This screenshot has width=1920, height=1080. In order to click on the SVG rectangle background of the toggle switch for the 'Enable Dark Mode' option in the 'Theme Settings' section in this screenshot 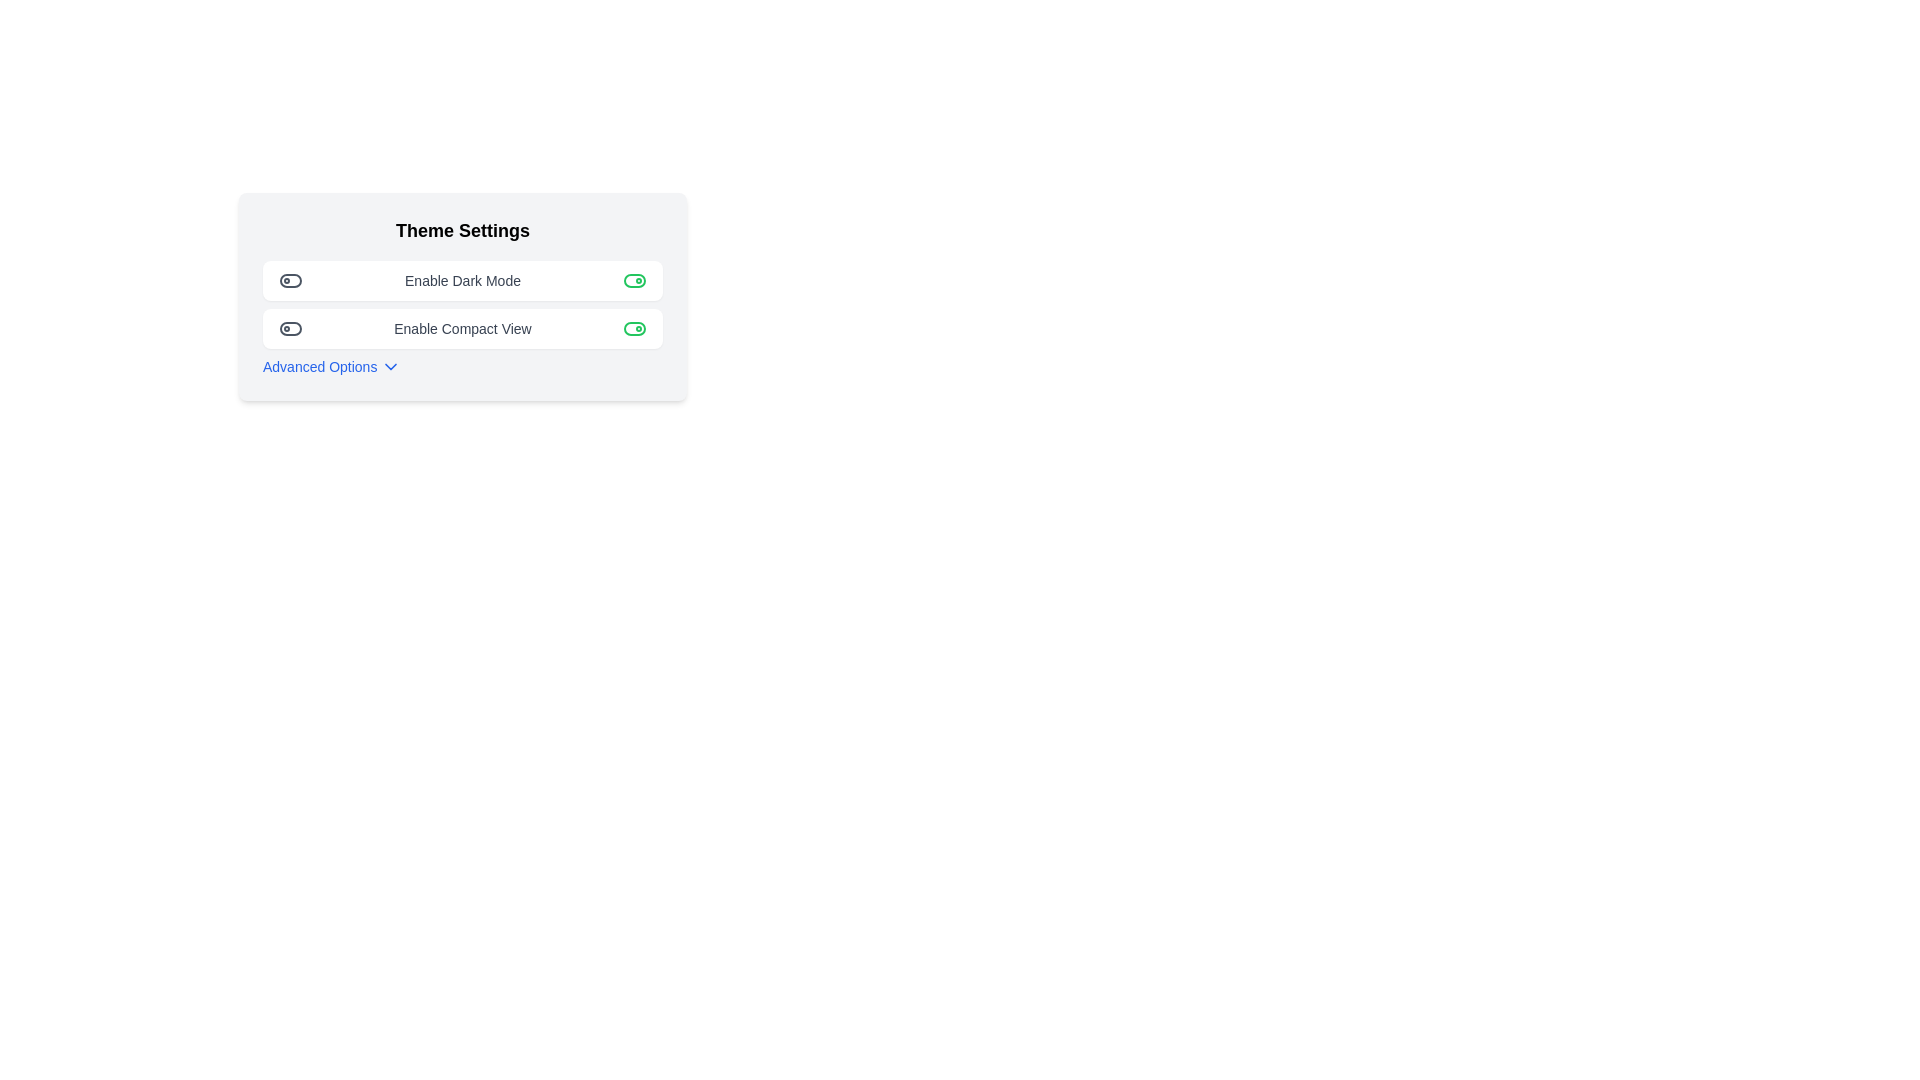, I will do `click(633, 281)`.